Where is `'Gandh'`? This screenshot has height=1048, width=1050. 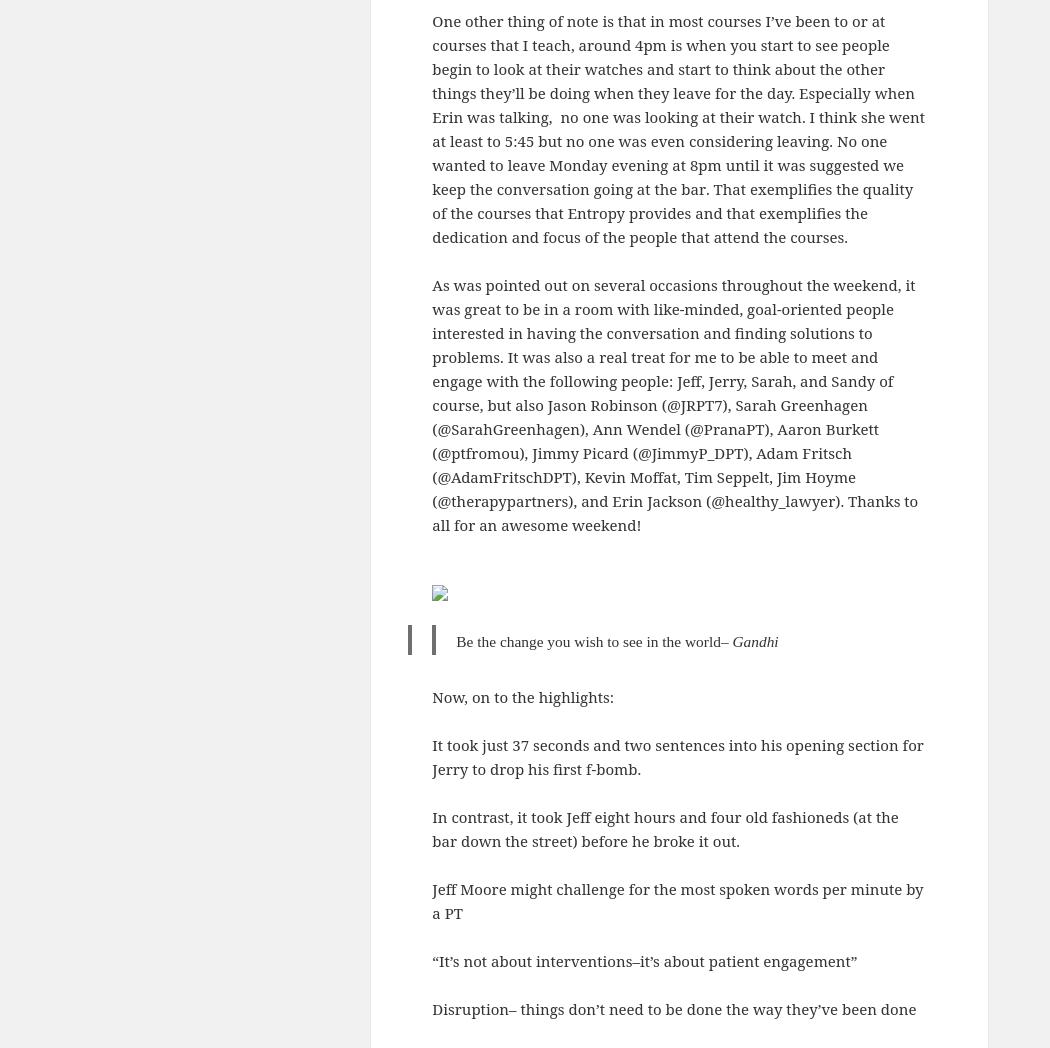
'Gandh' is located at coordinates (752, 639).